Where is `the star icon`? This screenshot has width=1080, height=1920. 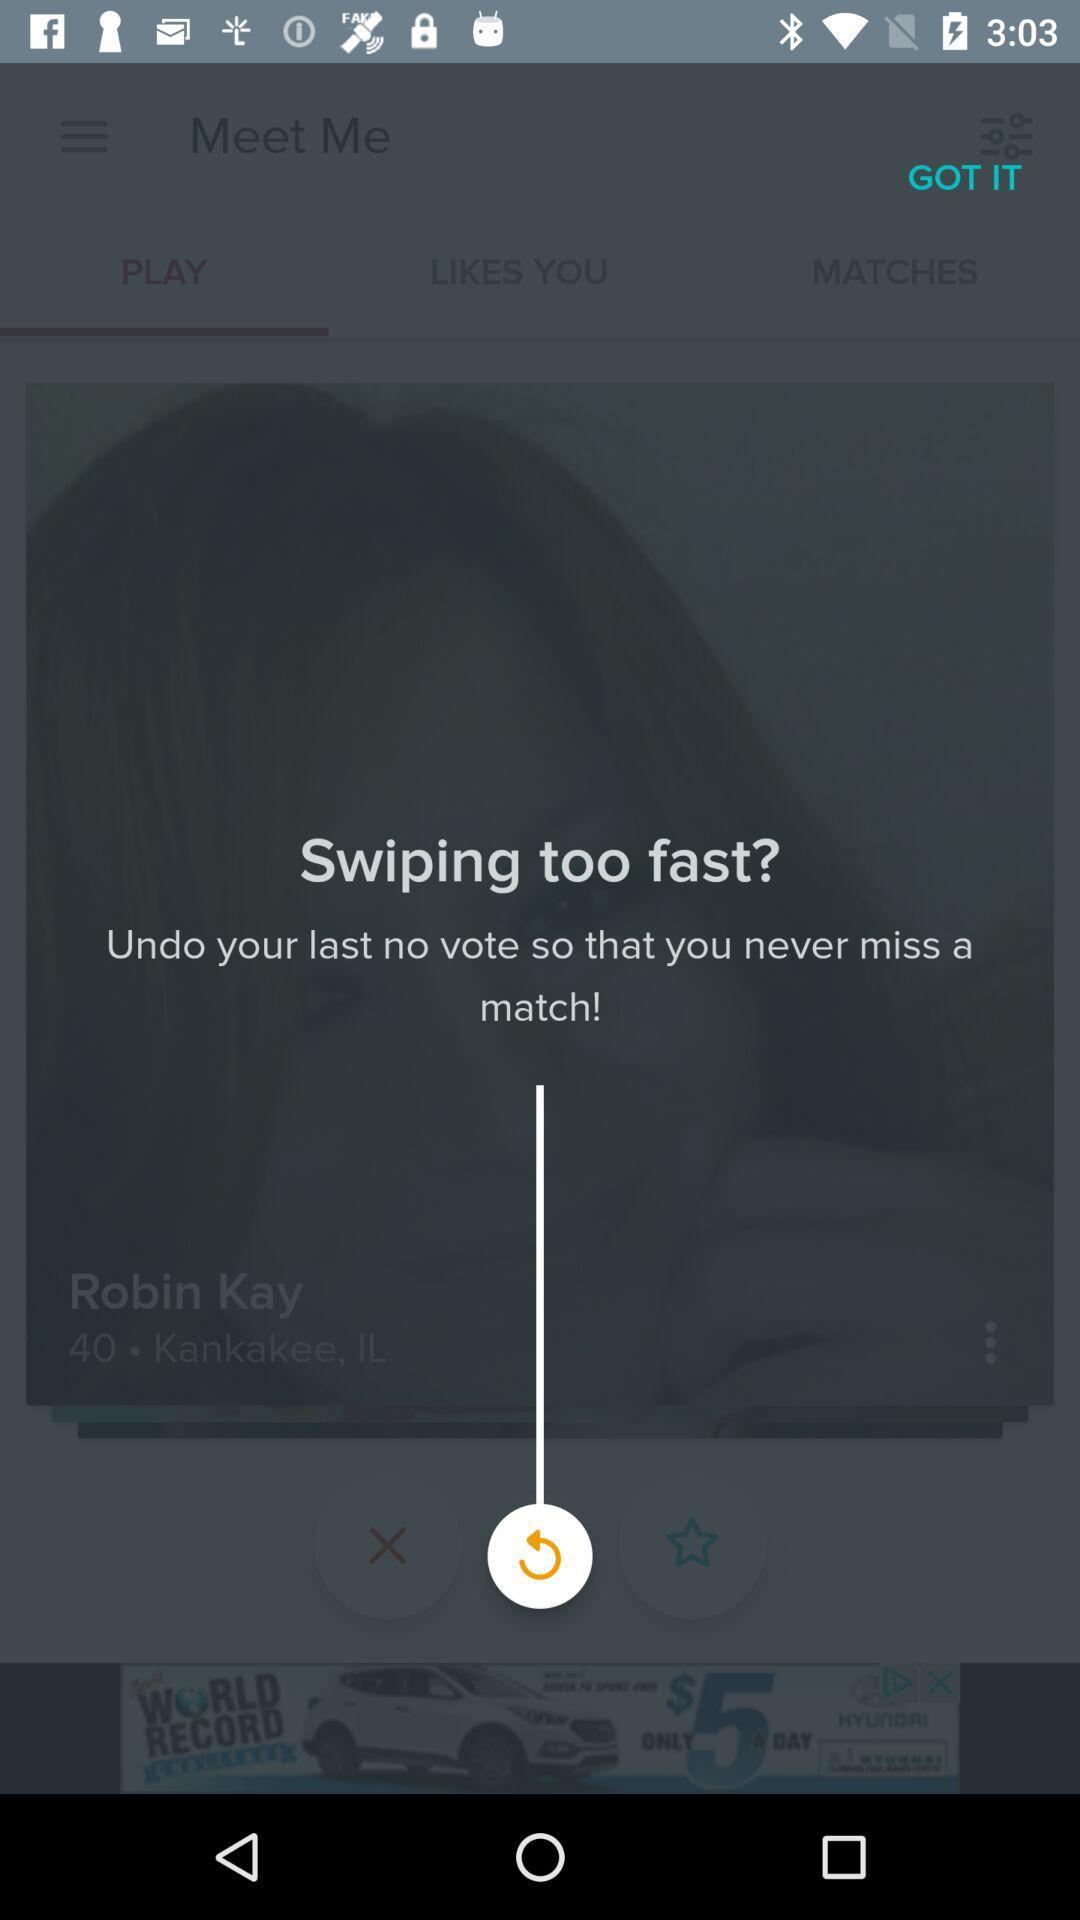 the star icon is located at coordinates (691, 1544).